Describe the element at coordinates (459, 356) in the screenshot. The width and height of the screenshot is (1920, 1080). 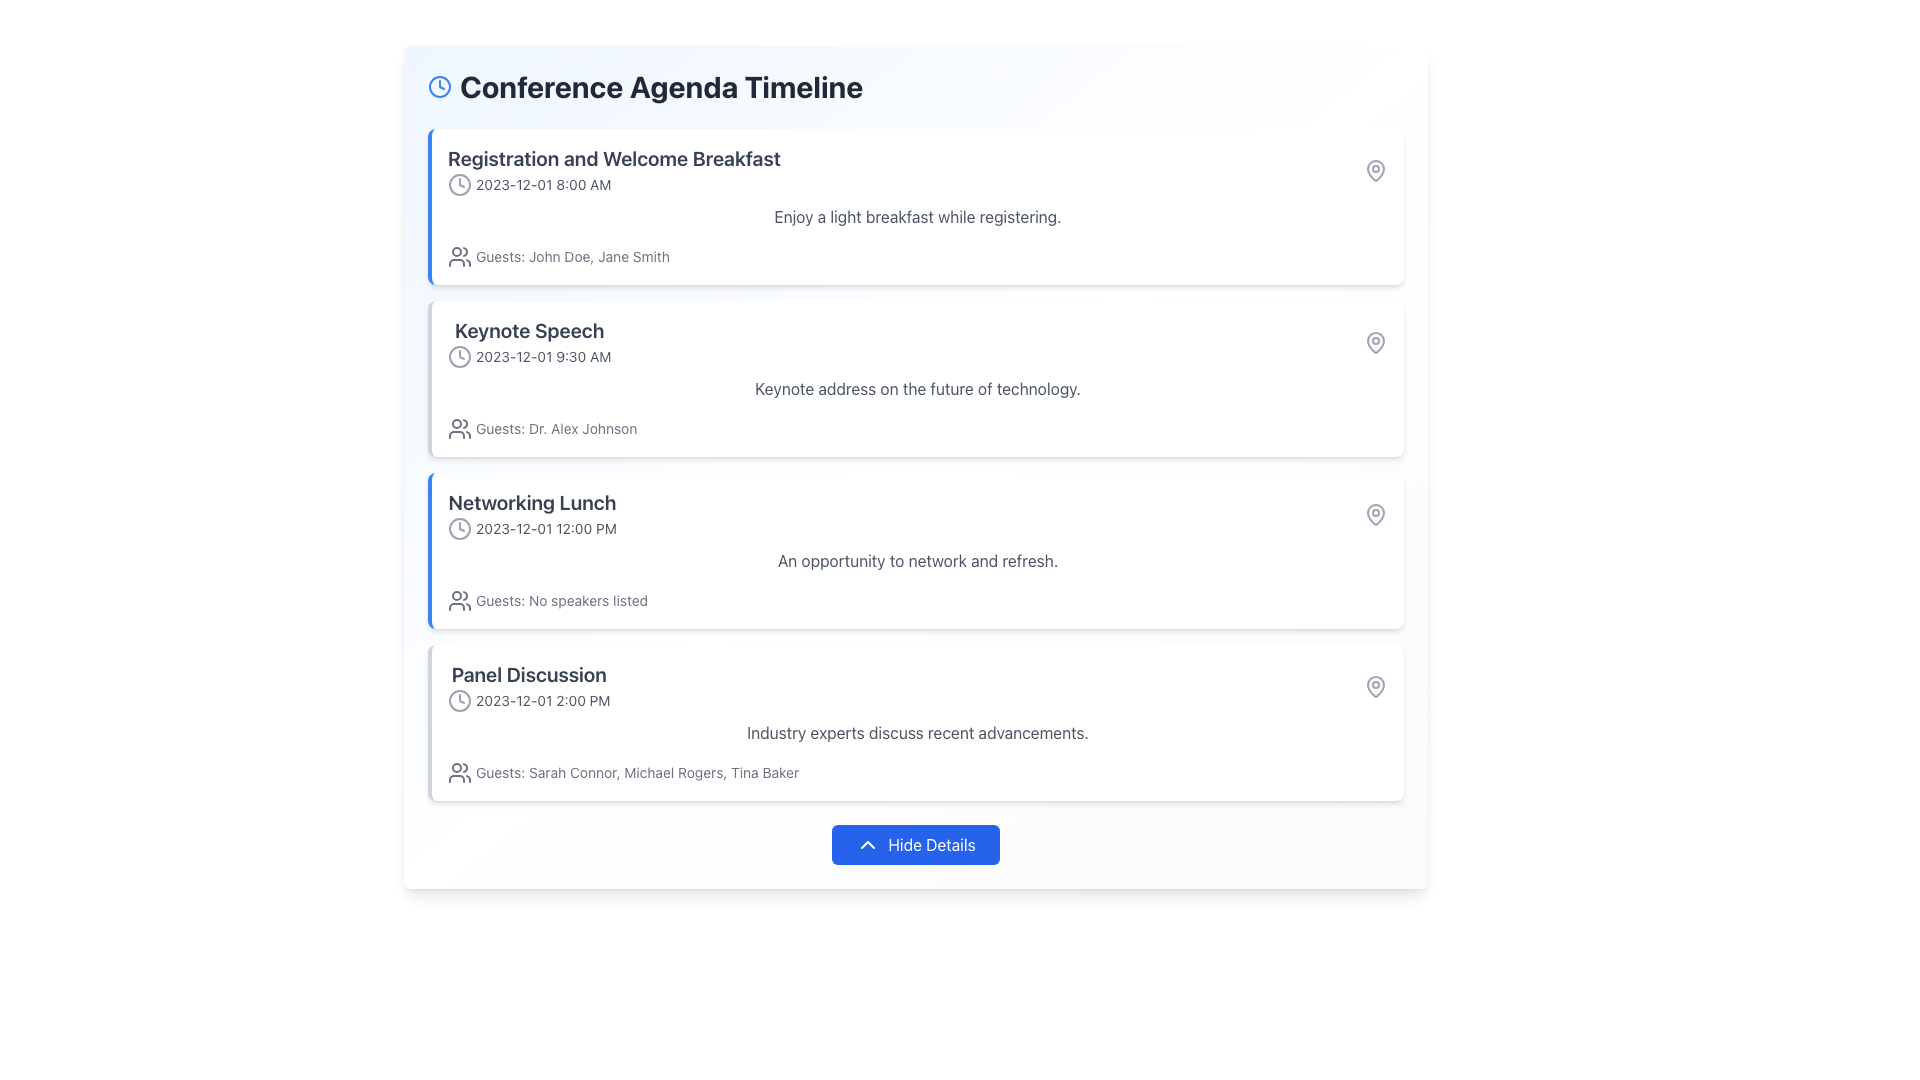
I see `the clock face represented by the SVG circle in the 'Keynote Speech' section of the agenda` at that location.